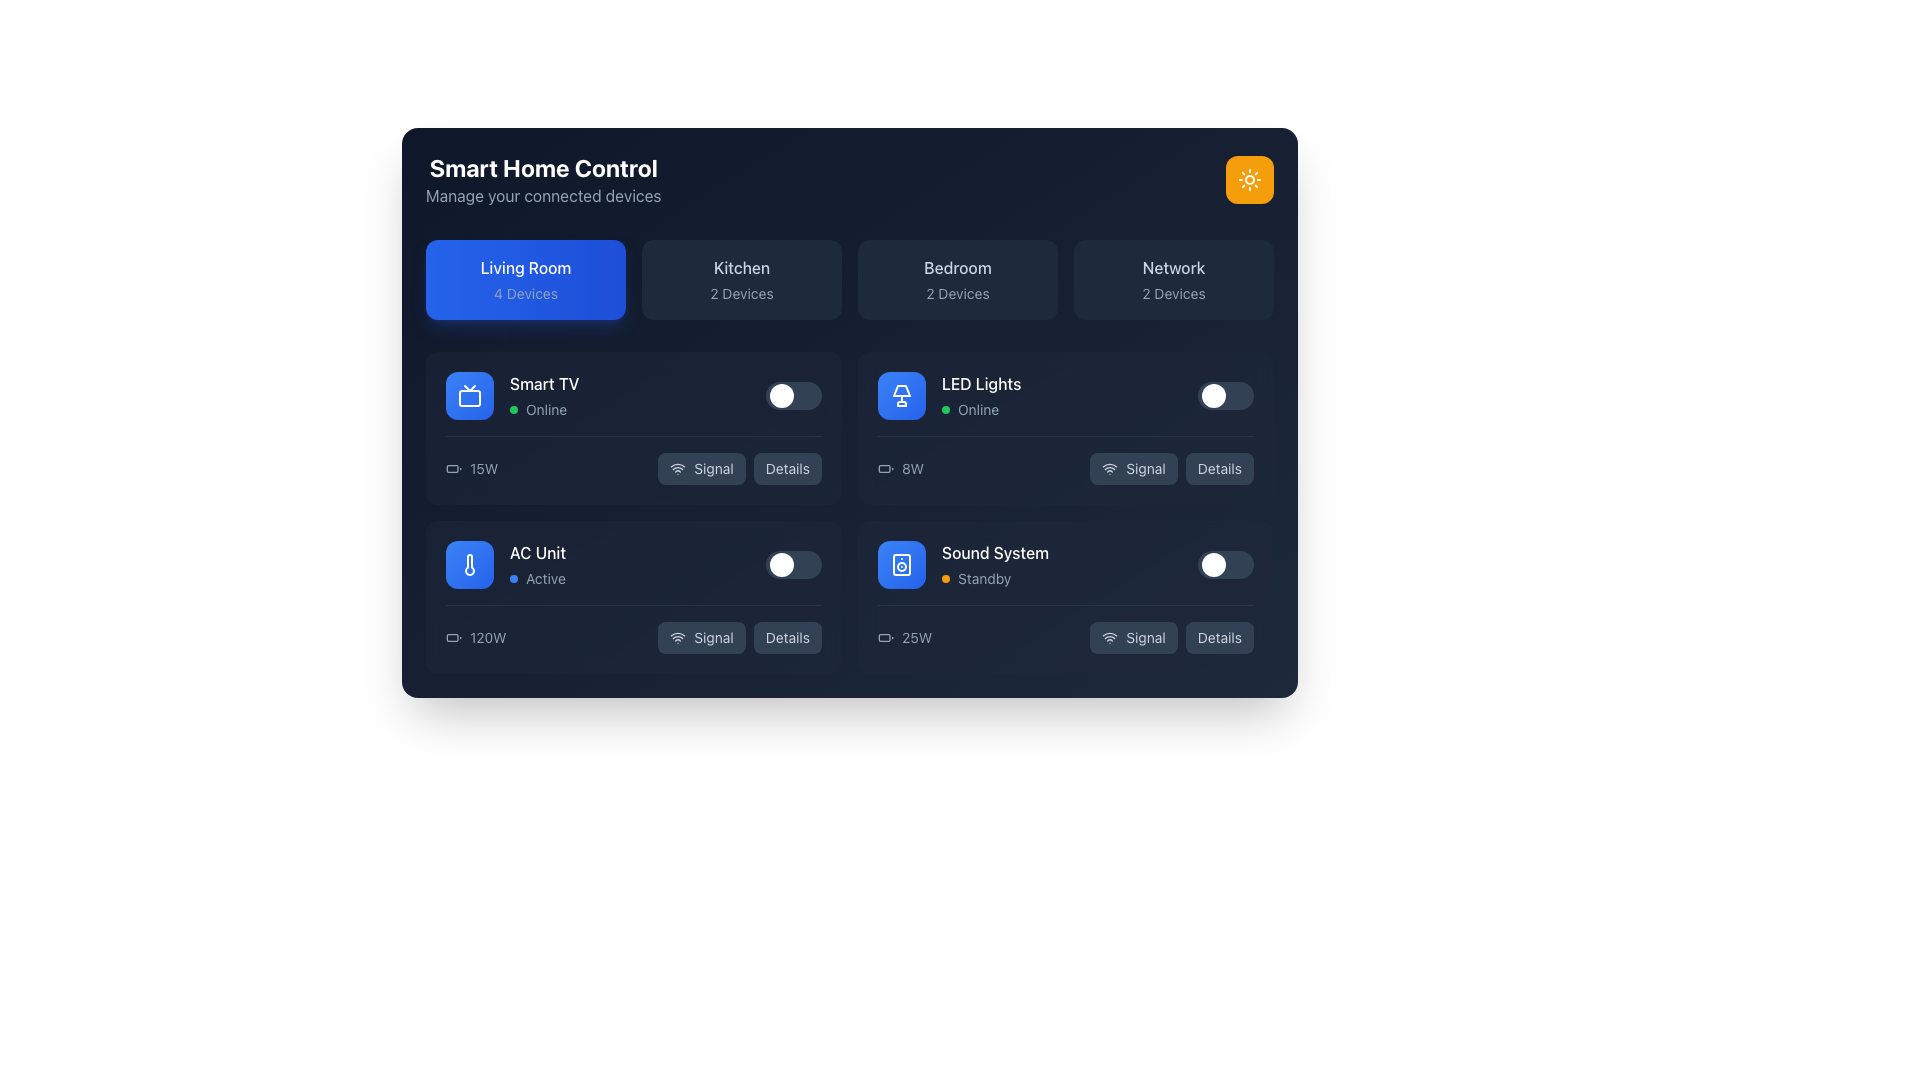 Image resolution: width=1920 pixels, height=1080 pixels. What do you see at coordinates (544, 396) in the screenshot?
I see `the Text label displaying 'Smart TV' with the status indicator showing 'Online', located on the right side of the TV icon in the 'Living Room' section` at bounding box center [544, 396].